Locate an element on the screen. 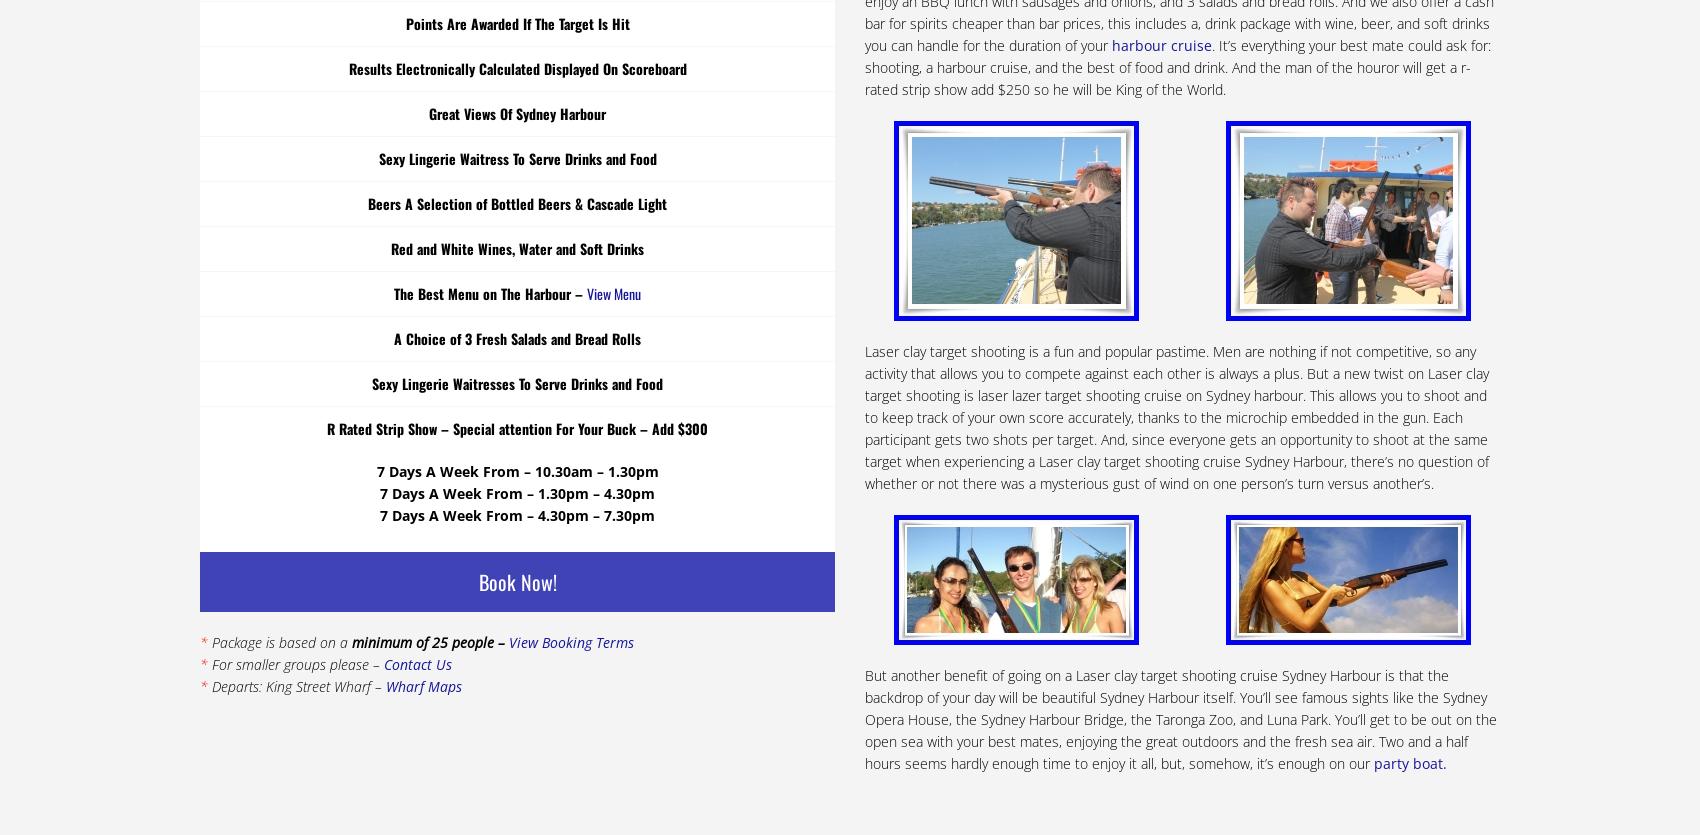 This screenshot has width=1700, height=835. '. It’s everything your best mate could ask for: shooting, a harbour cruise, and the best of food and drink. And the man of the houror will get a r-rated strip show add $250 so he will be King of the World.' is located at coordinates (1176, 66).